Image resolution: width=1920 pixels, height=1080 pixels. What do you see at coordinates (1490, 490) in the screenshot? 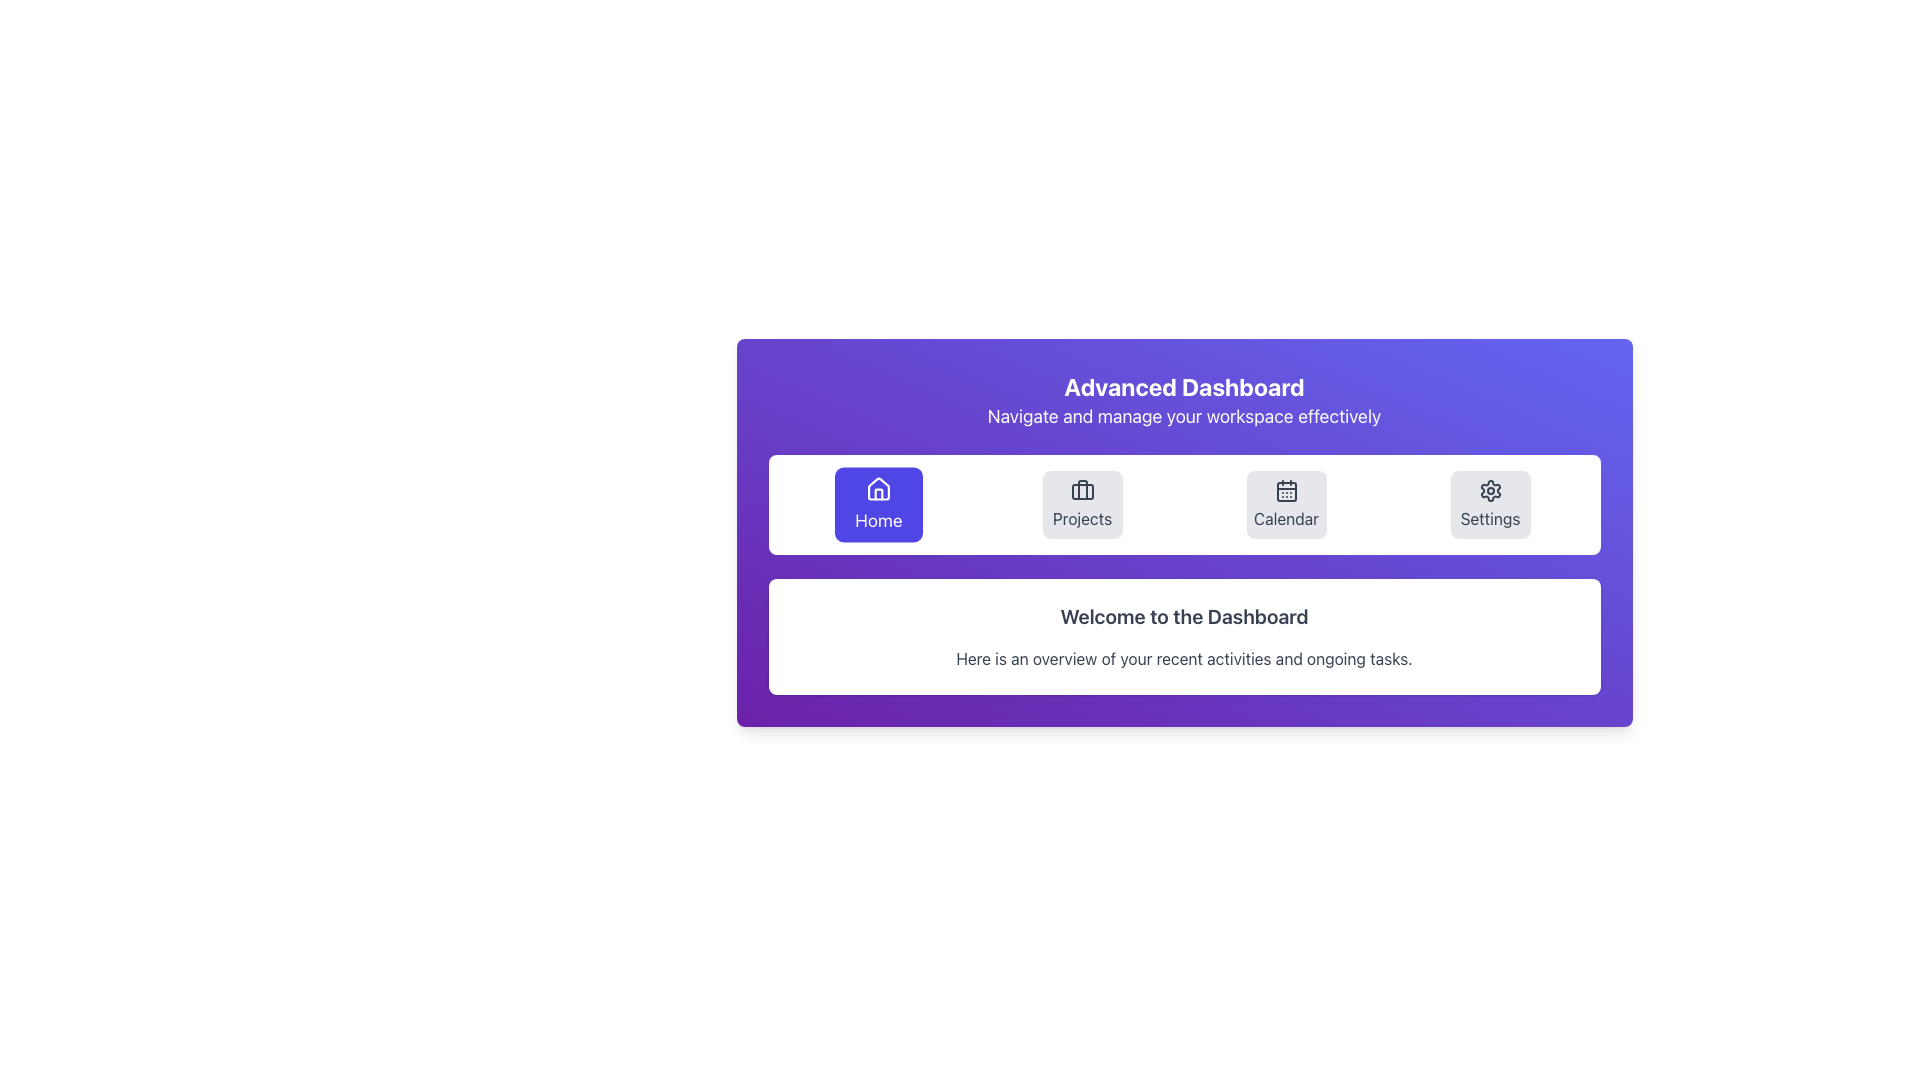
I see `the gear-shaped icon styled as an outlined setting symbol located within the 'Settings' button in the navigation bar` at bounding box center [1490, 490].